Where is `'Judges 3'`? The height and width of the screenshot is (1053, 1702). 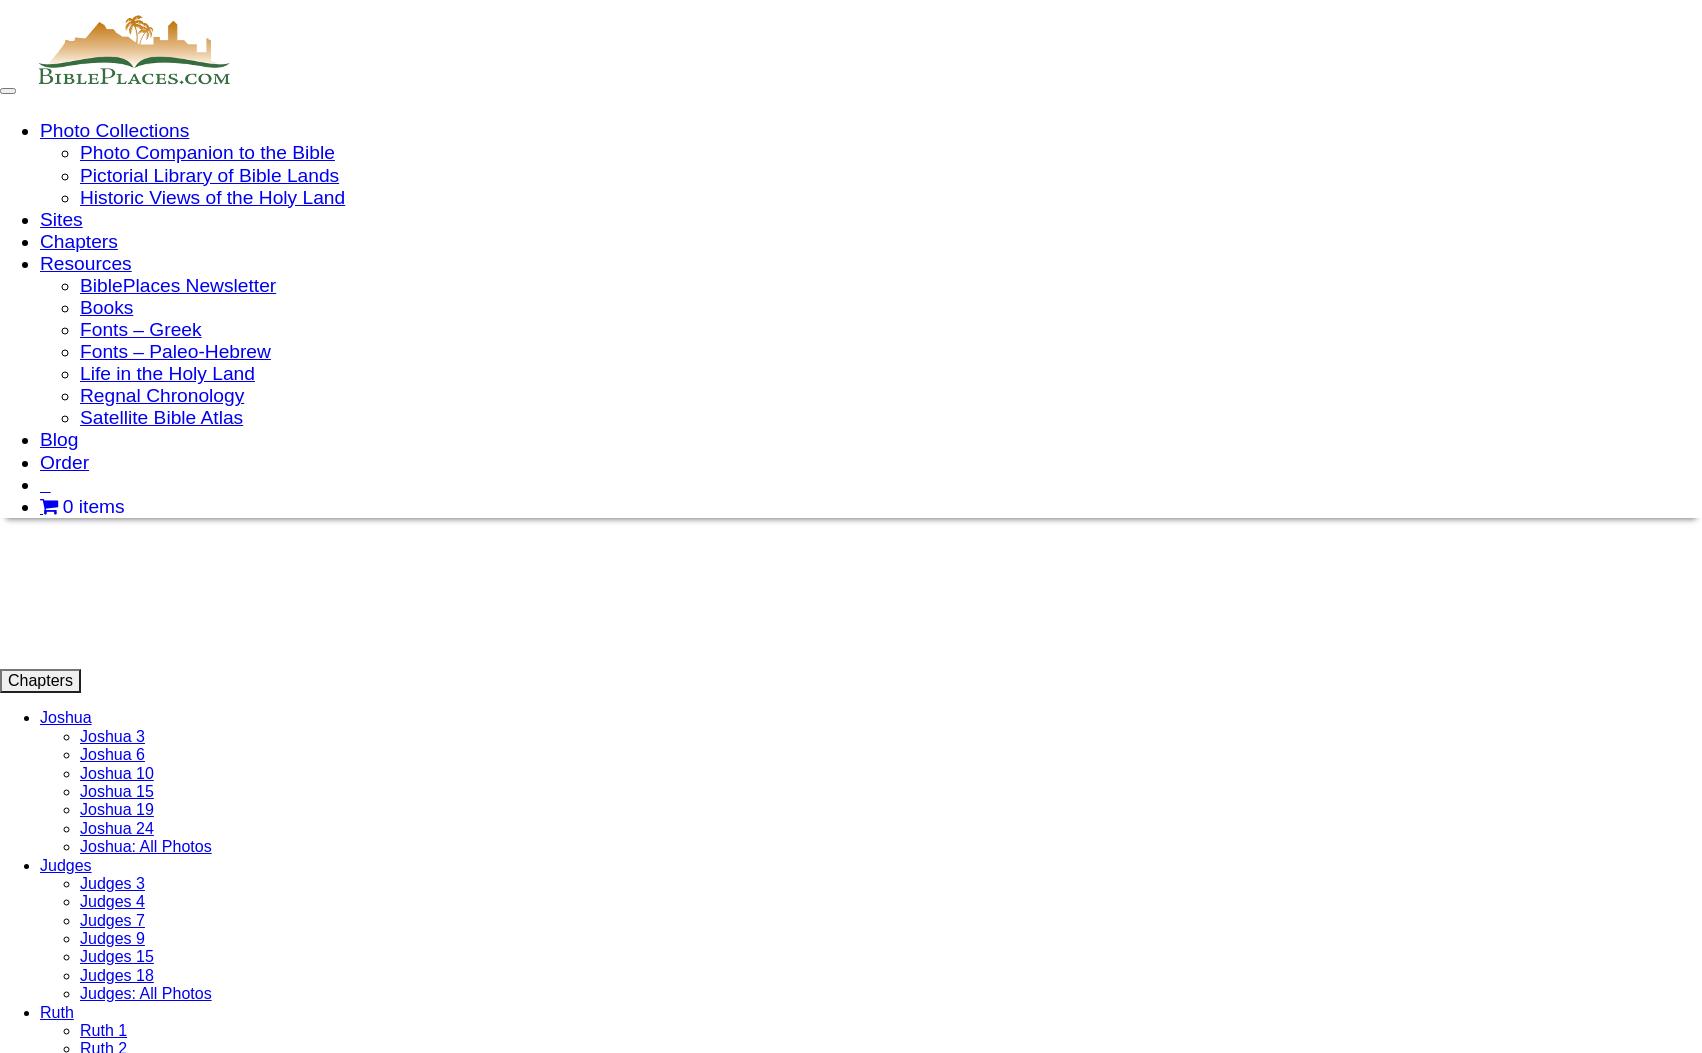
'Judges 3' is located at coordinates (111, 882).